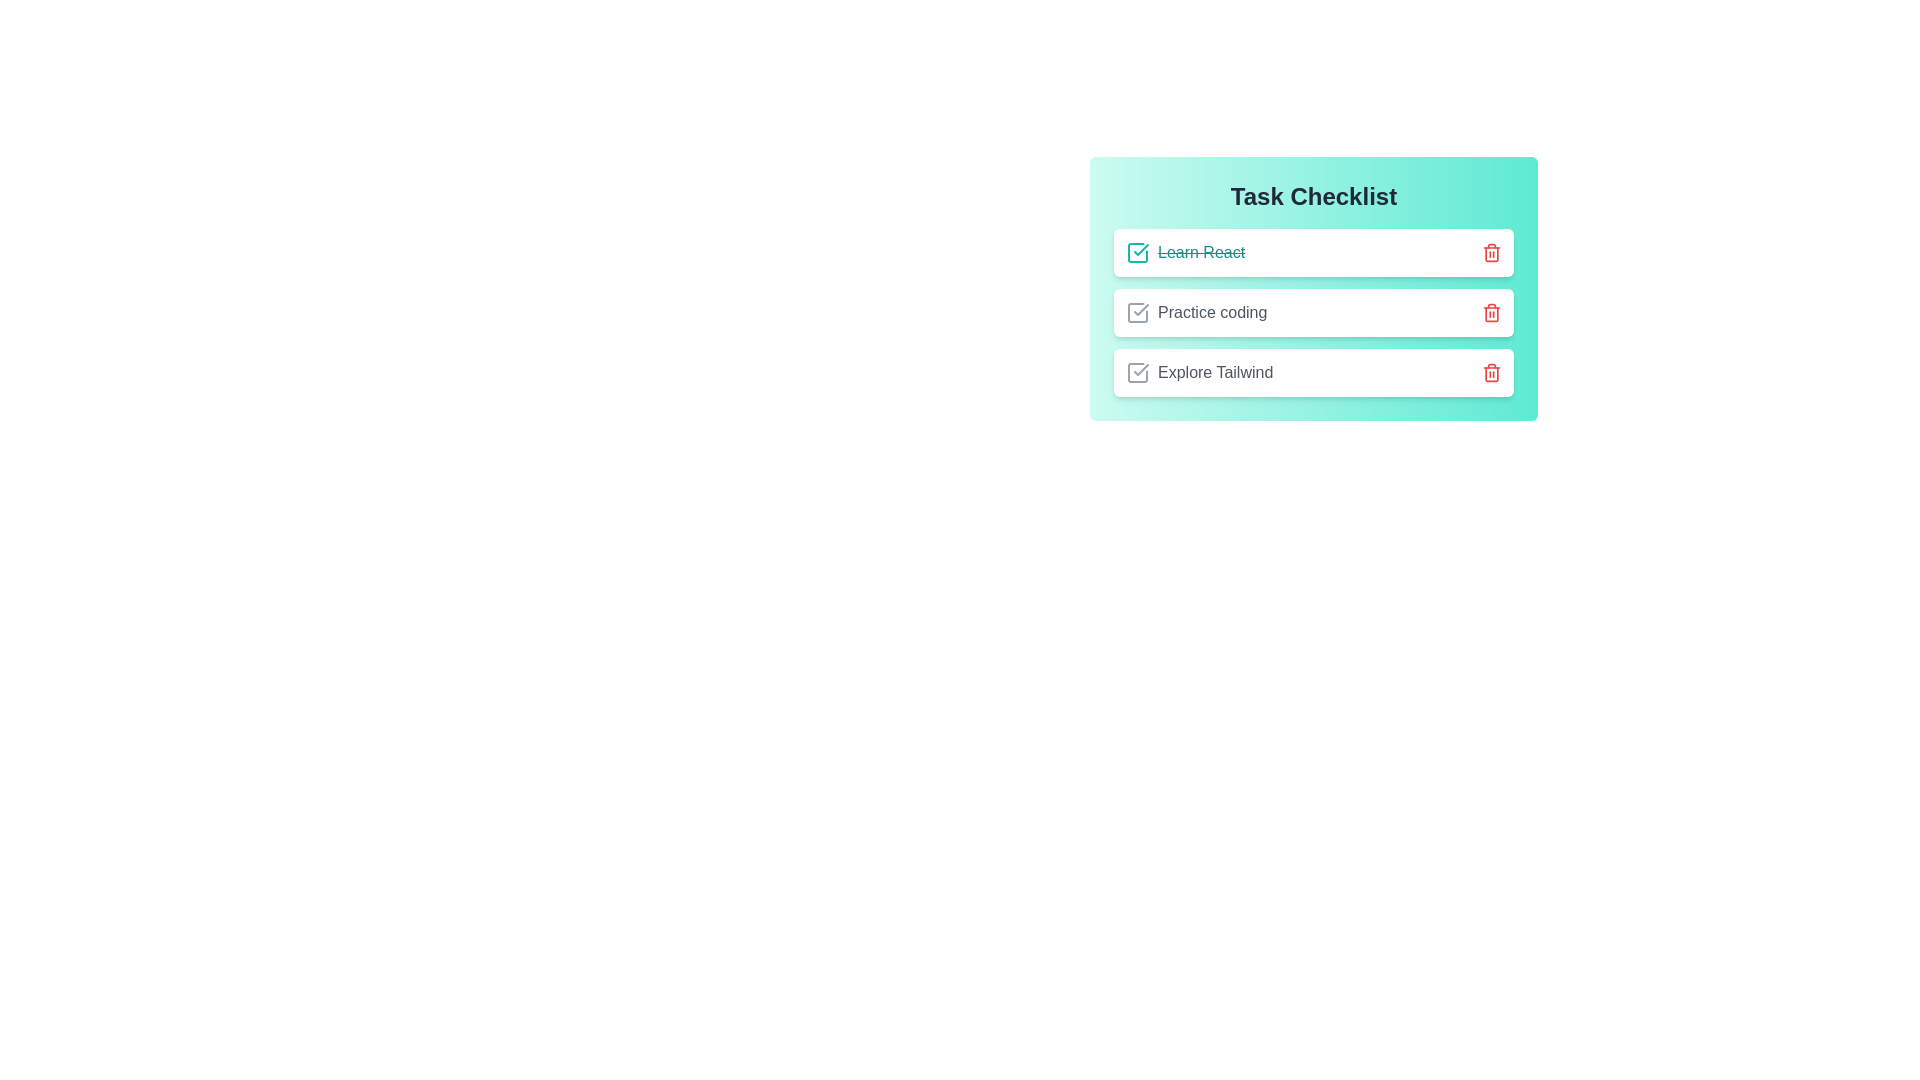 This screenshot has height=1080, width=1920. Describe the element at coordinates (1314, 196) in the screenshot. I see `the checklist header labeled 'Task Checklist'` at that location.